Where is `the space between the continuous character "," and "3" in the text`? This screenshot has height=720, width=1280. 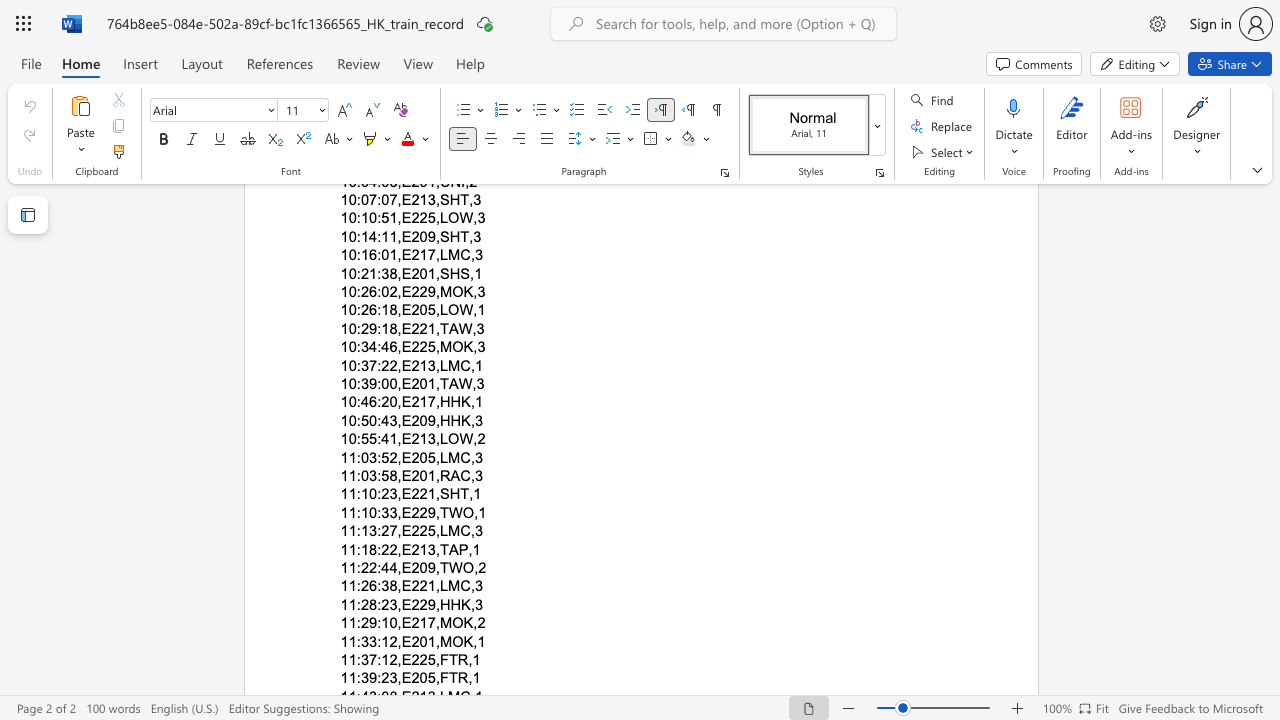 the space between the continuous character "," and "3" in the text is located at coordinates (475, 530).